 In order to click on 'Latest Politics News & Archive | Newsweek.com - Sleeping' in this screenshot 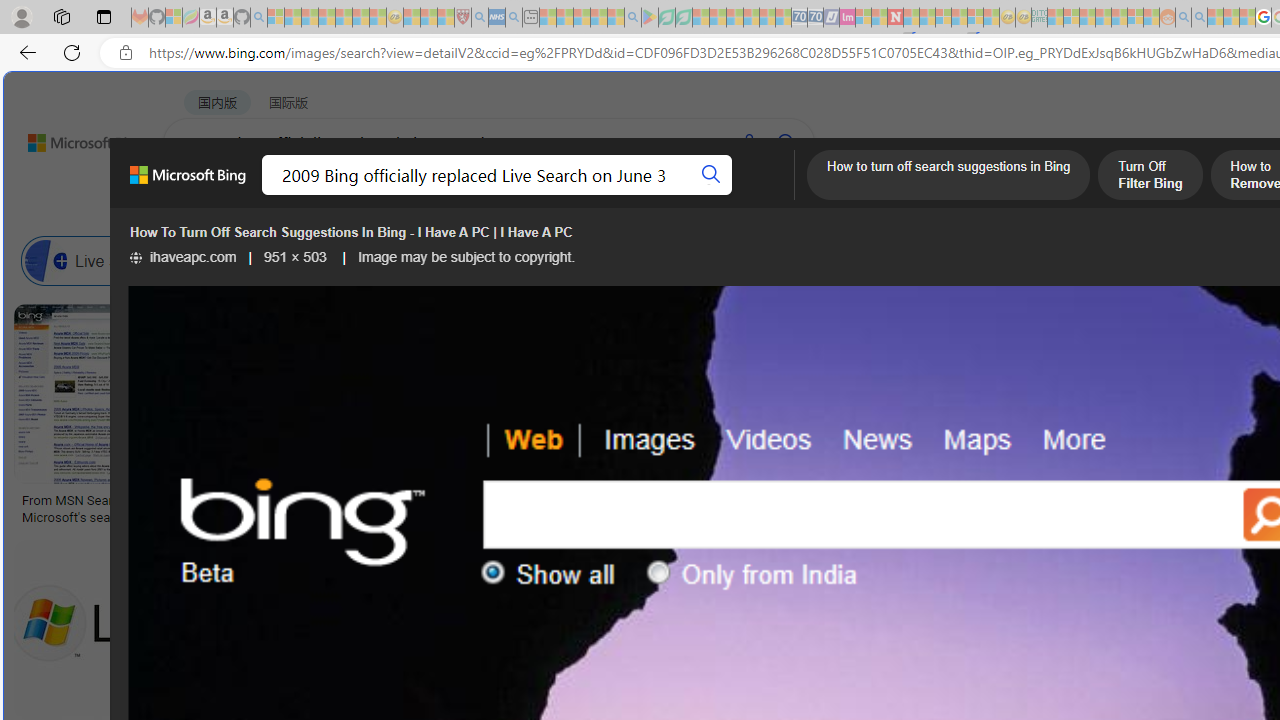, I will do `click(894, 17)`.